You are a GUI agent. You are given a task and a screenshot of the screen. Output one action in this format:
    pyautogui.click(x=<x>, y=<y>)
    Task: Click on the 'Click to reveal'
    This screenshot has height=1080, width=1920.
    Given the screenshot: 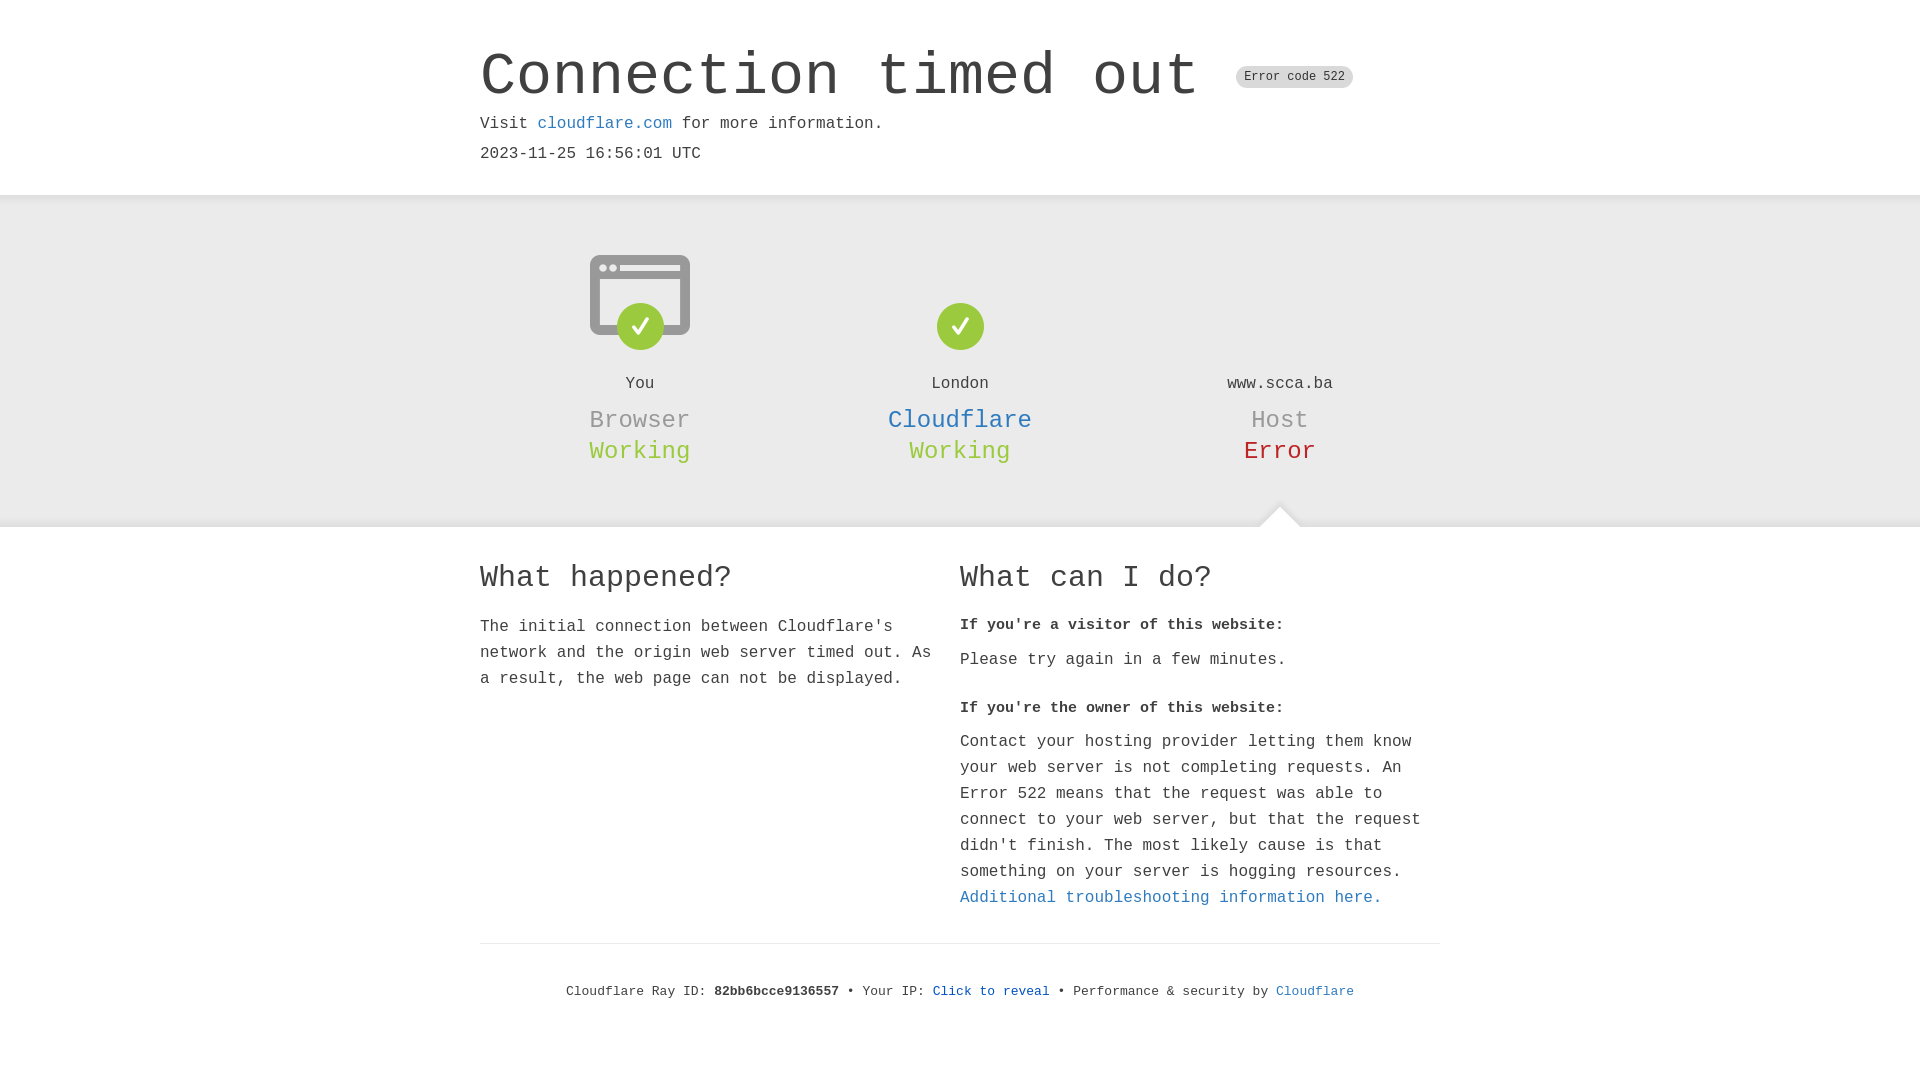 What is the action you would take?
    pyautogui.click(x=991, y=991)
    